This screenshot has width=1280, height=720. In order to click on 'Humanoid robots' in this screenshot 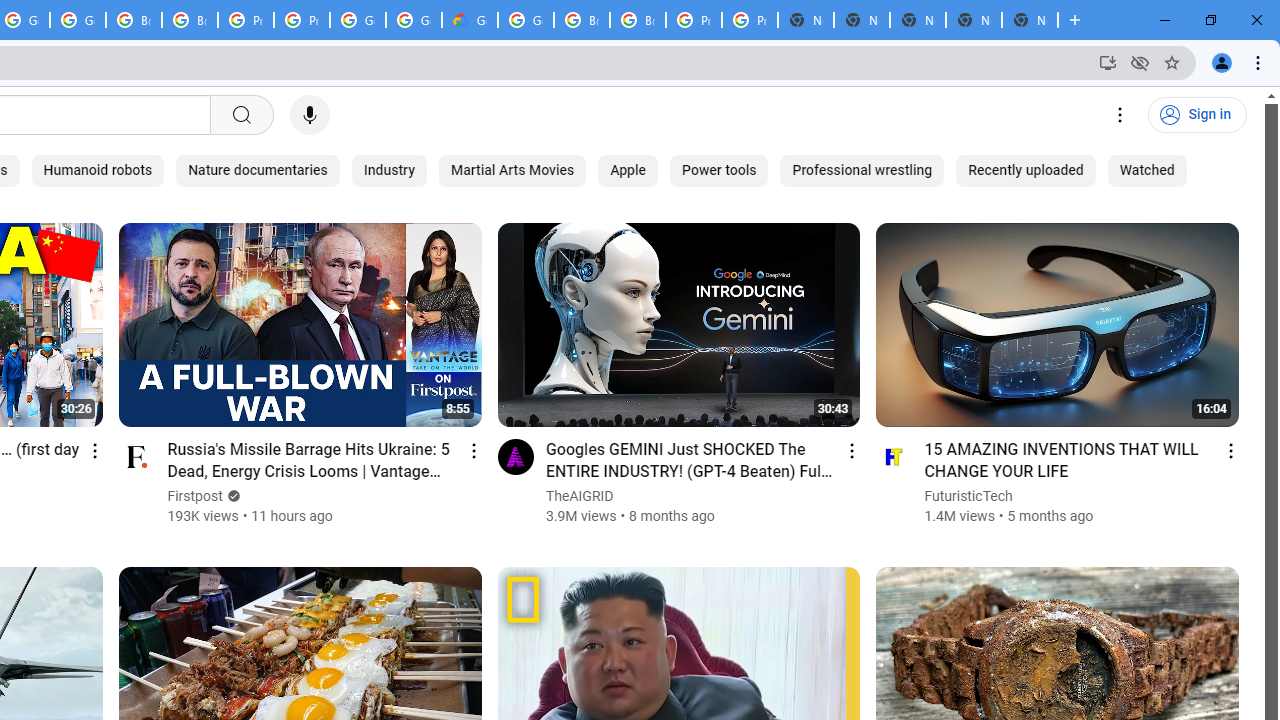, I will do `click(96, 170)`.